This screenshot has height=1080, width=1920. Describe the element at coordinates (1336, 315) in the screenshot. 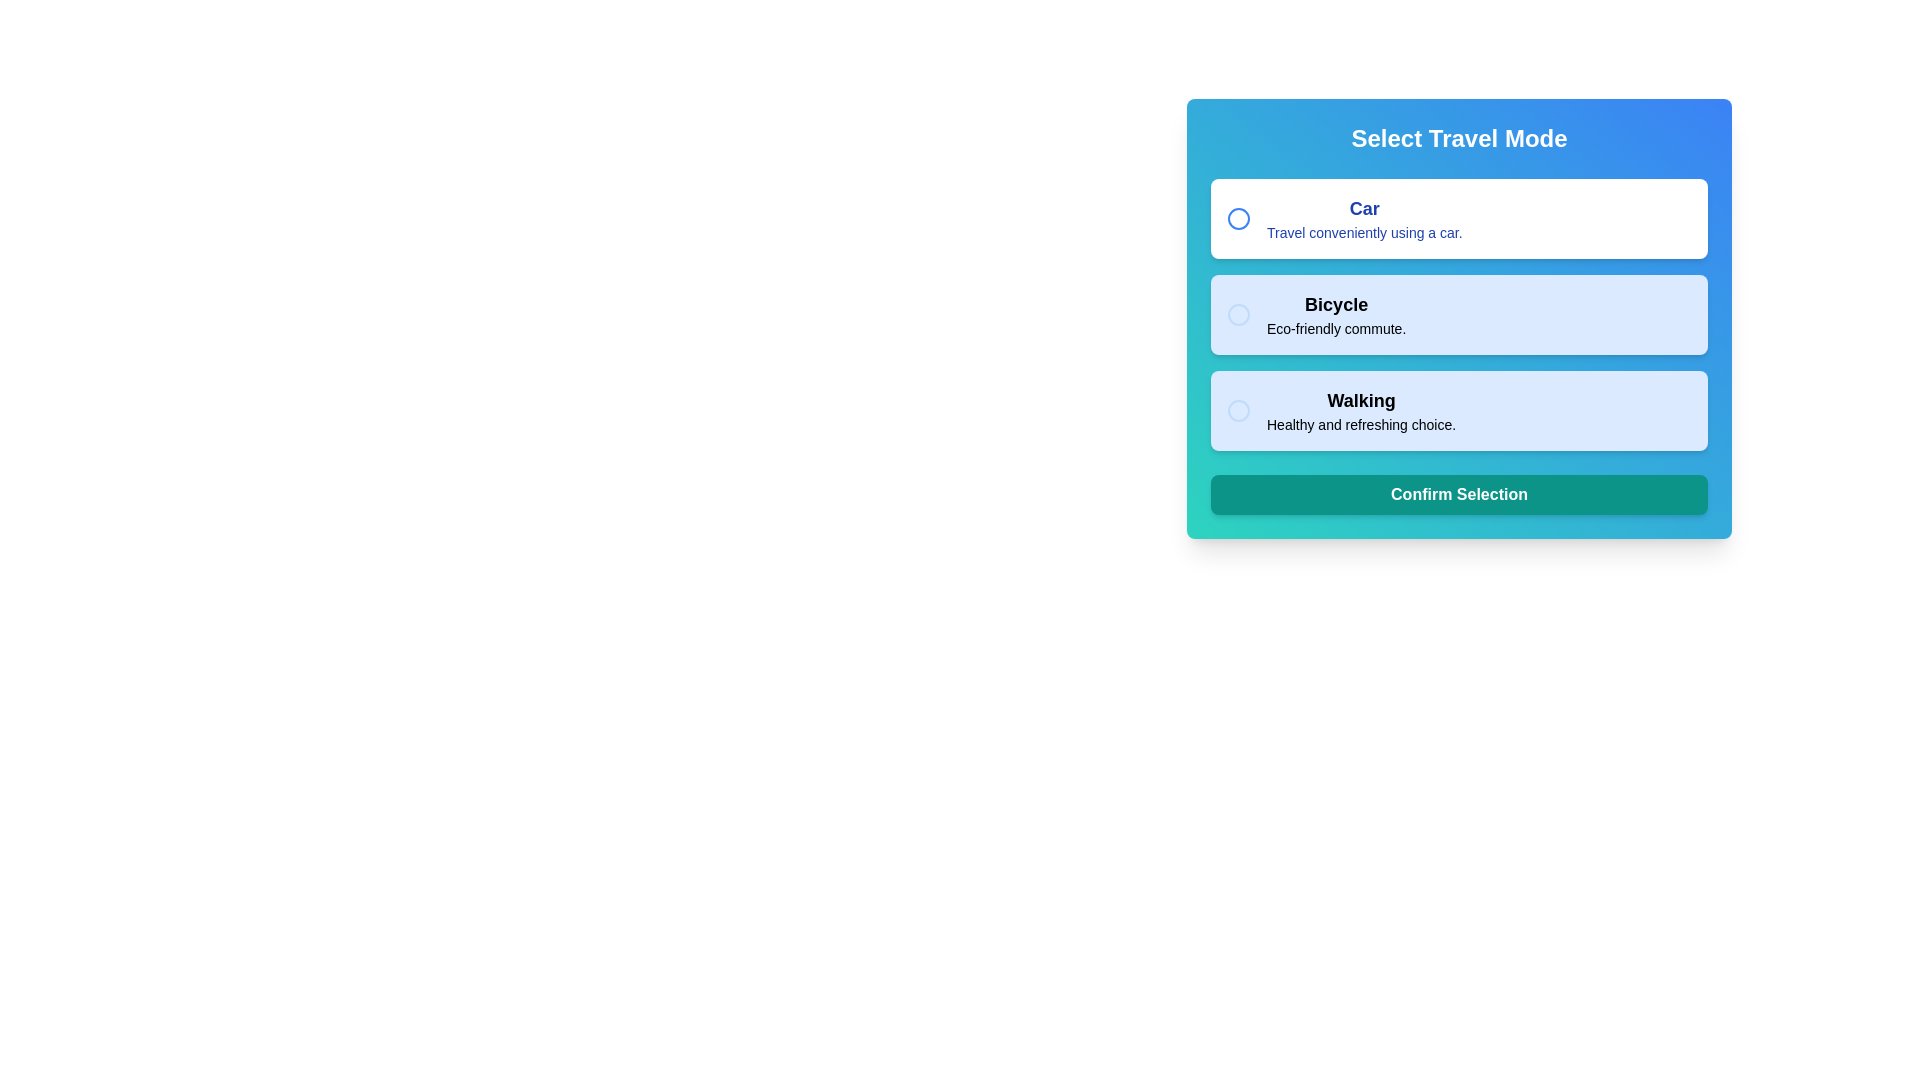

I see `the selectable list item labeled 'Bicycle'` at that location.